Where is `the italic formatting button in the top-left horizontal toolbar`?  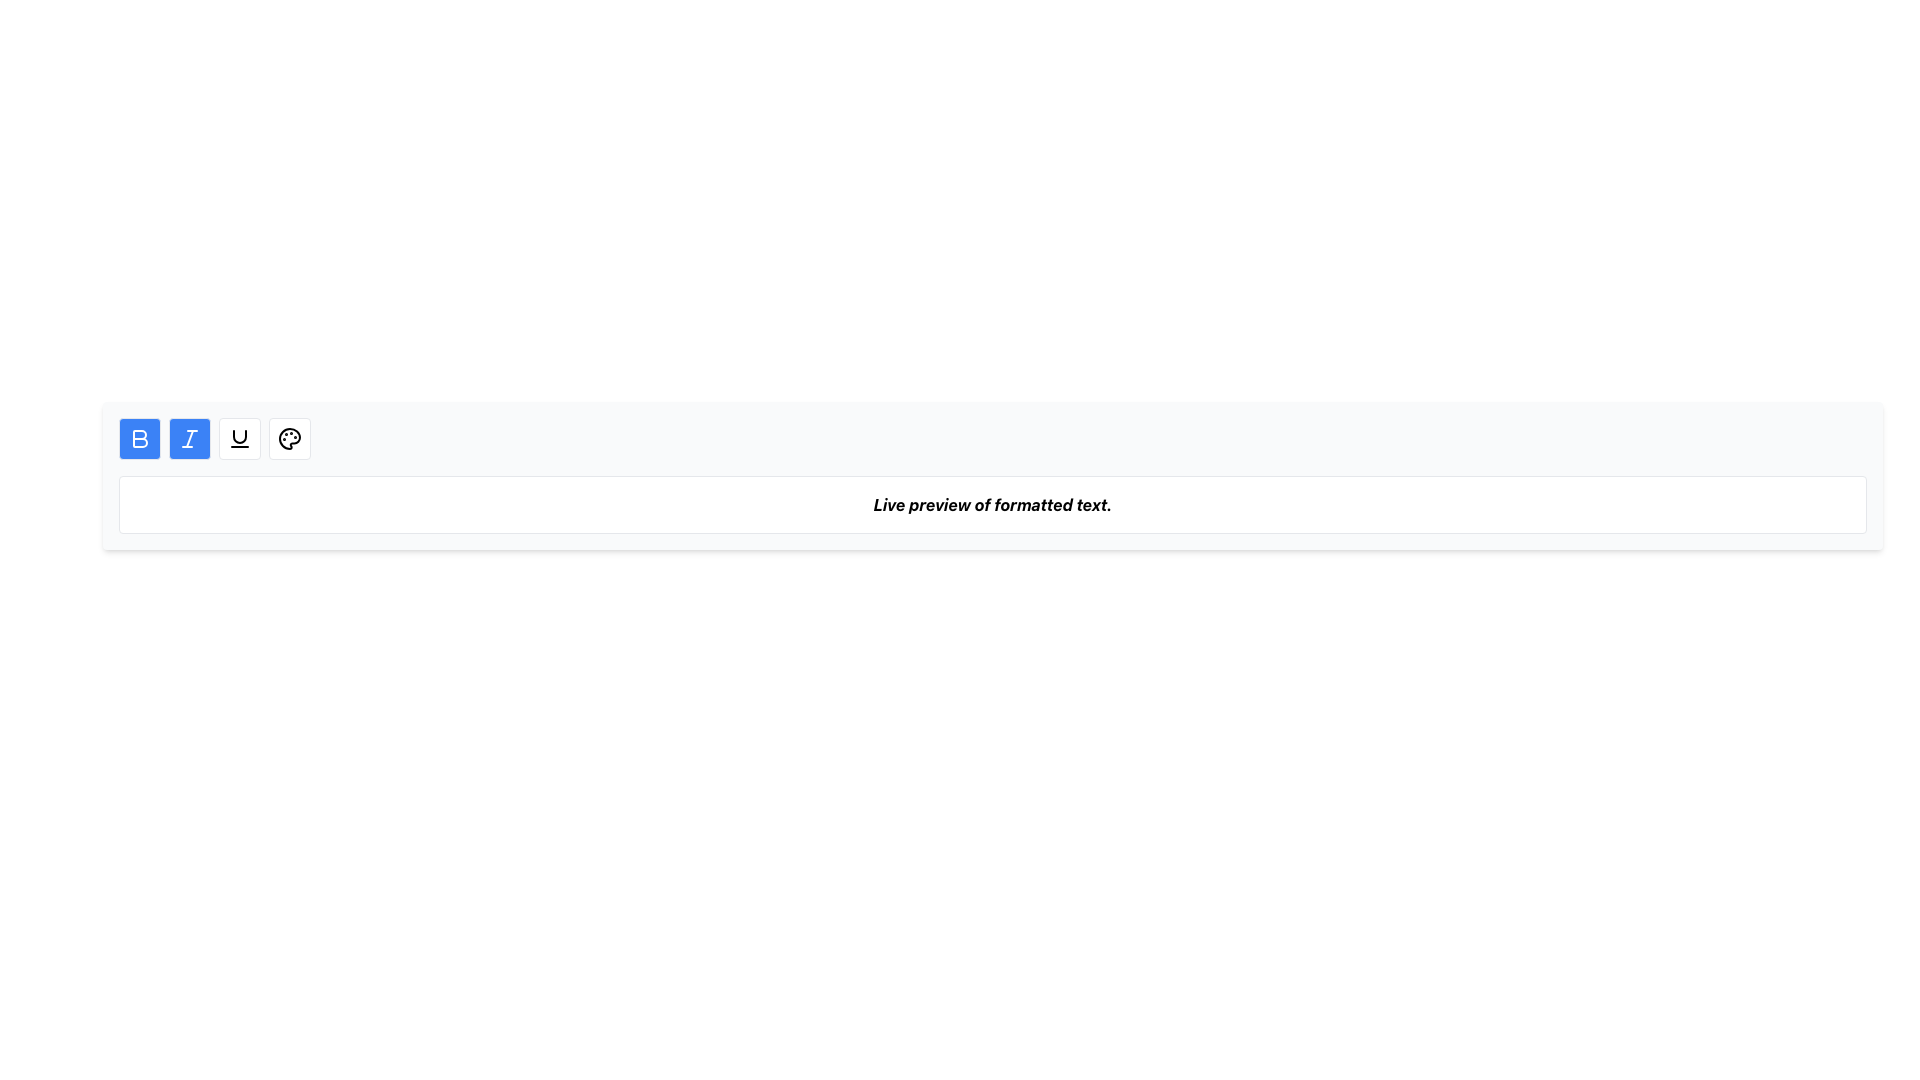 the italic formatting button in the top-left horizontal toolbar is located at coordinates (190, 438).